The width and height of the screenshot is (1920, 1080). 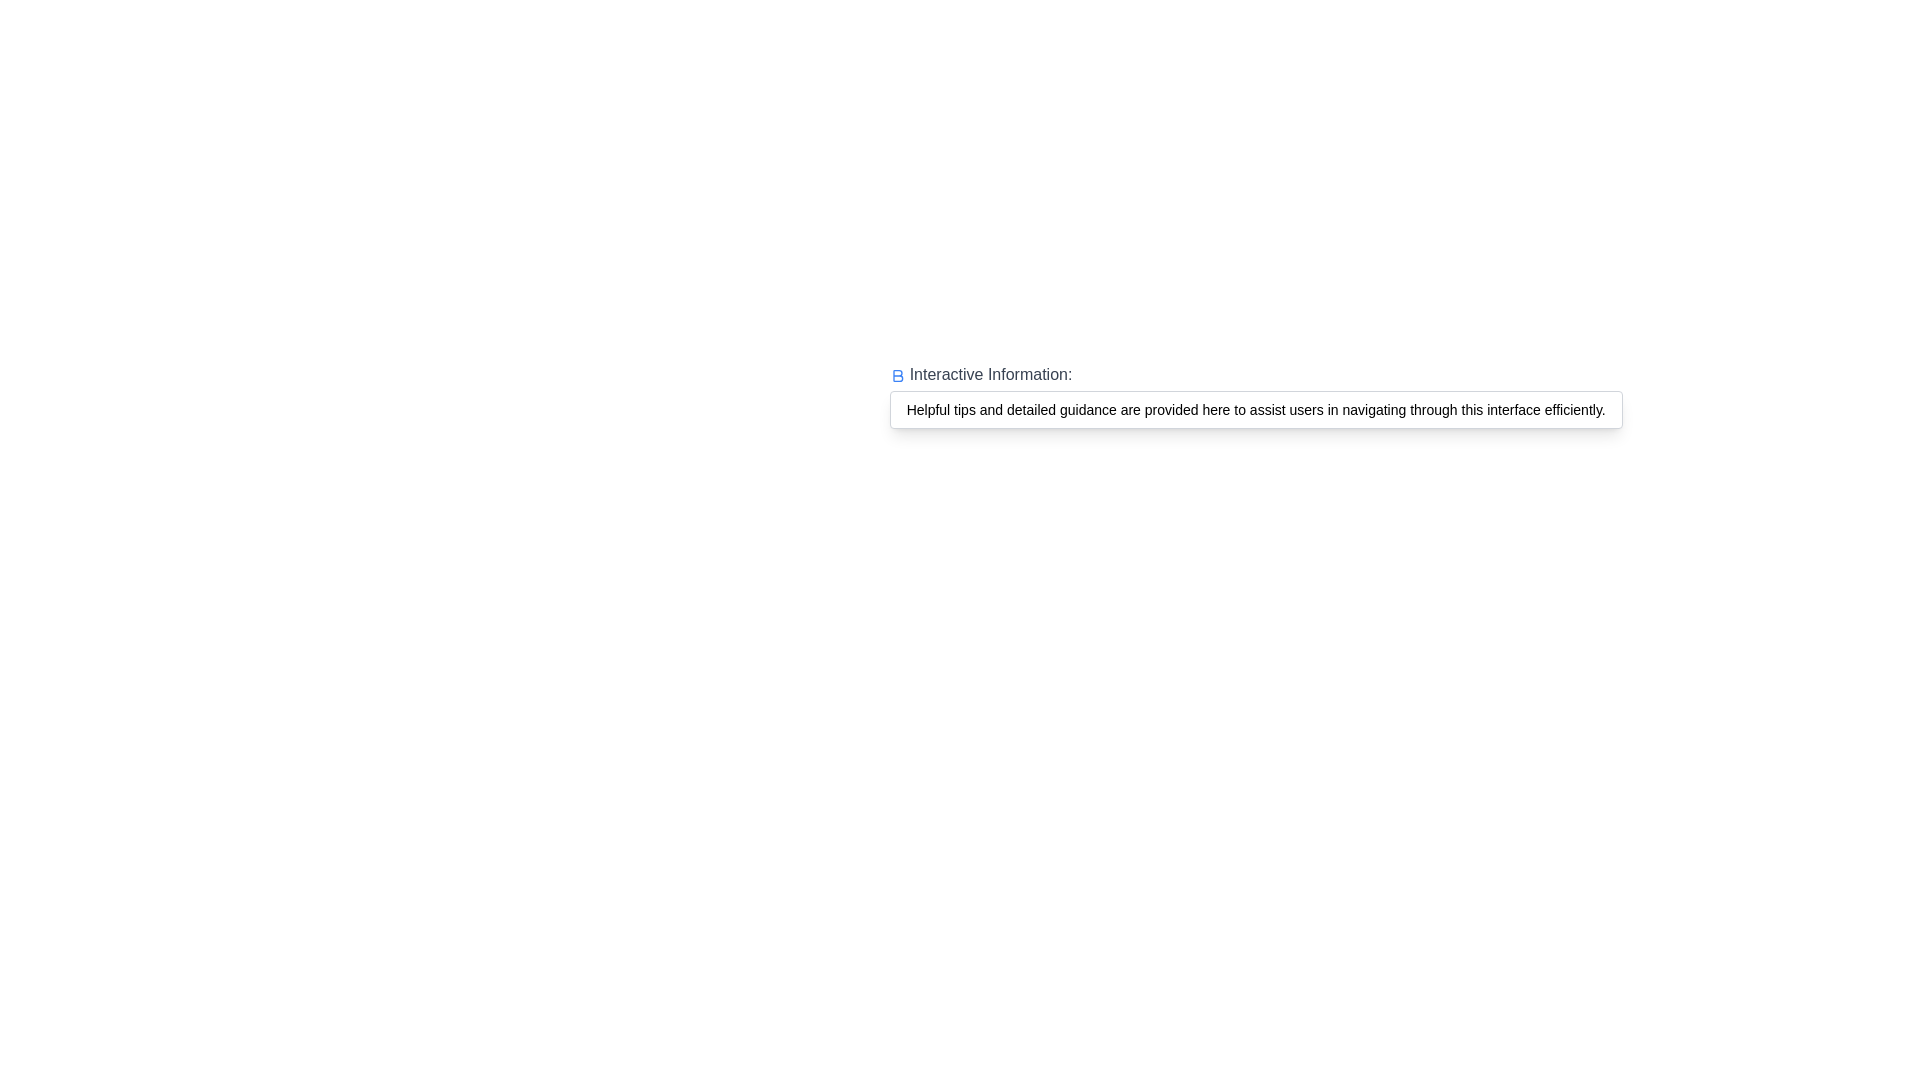 I want to click on the blue vector graphic icon located to the left of the 'Interactive Information' text, so click(x=896, y=375).